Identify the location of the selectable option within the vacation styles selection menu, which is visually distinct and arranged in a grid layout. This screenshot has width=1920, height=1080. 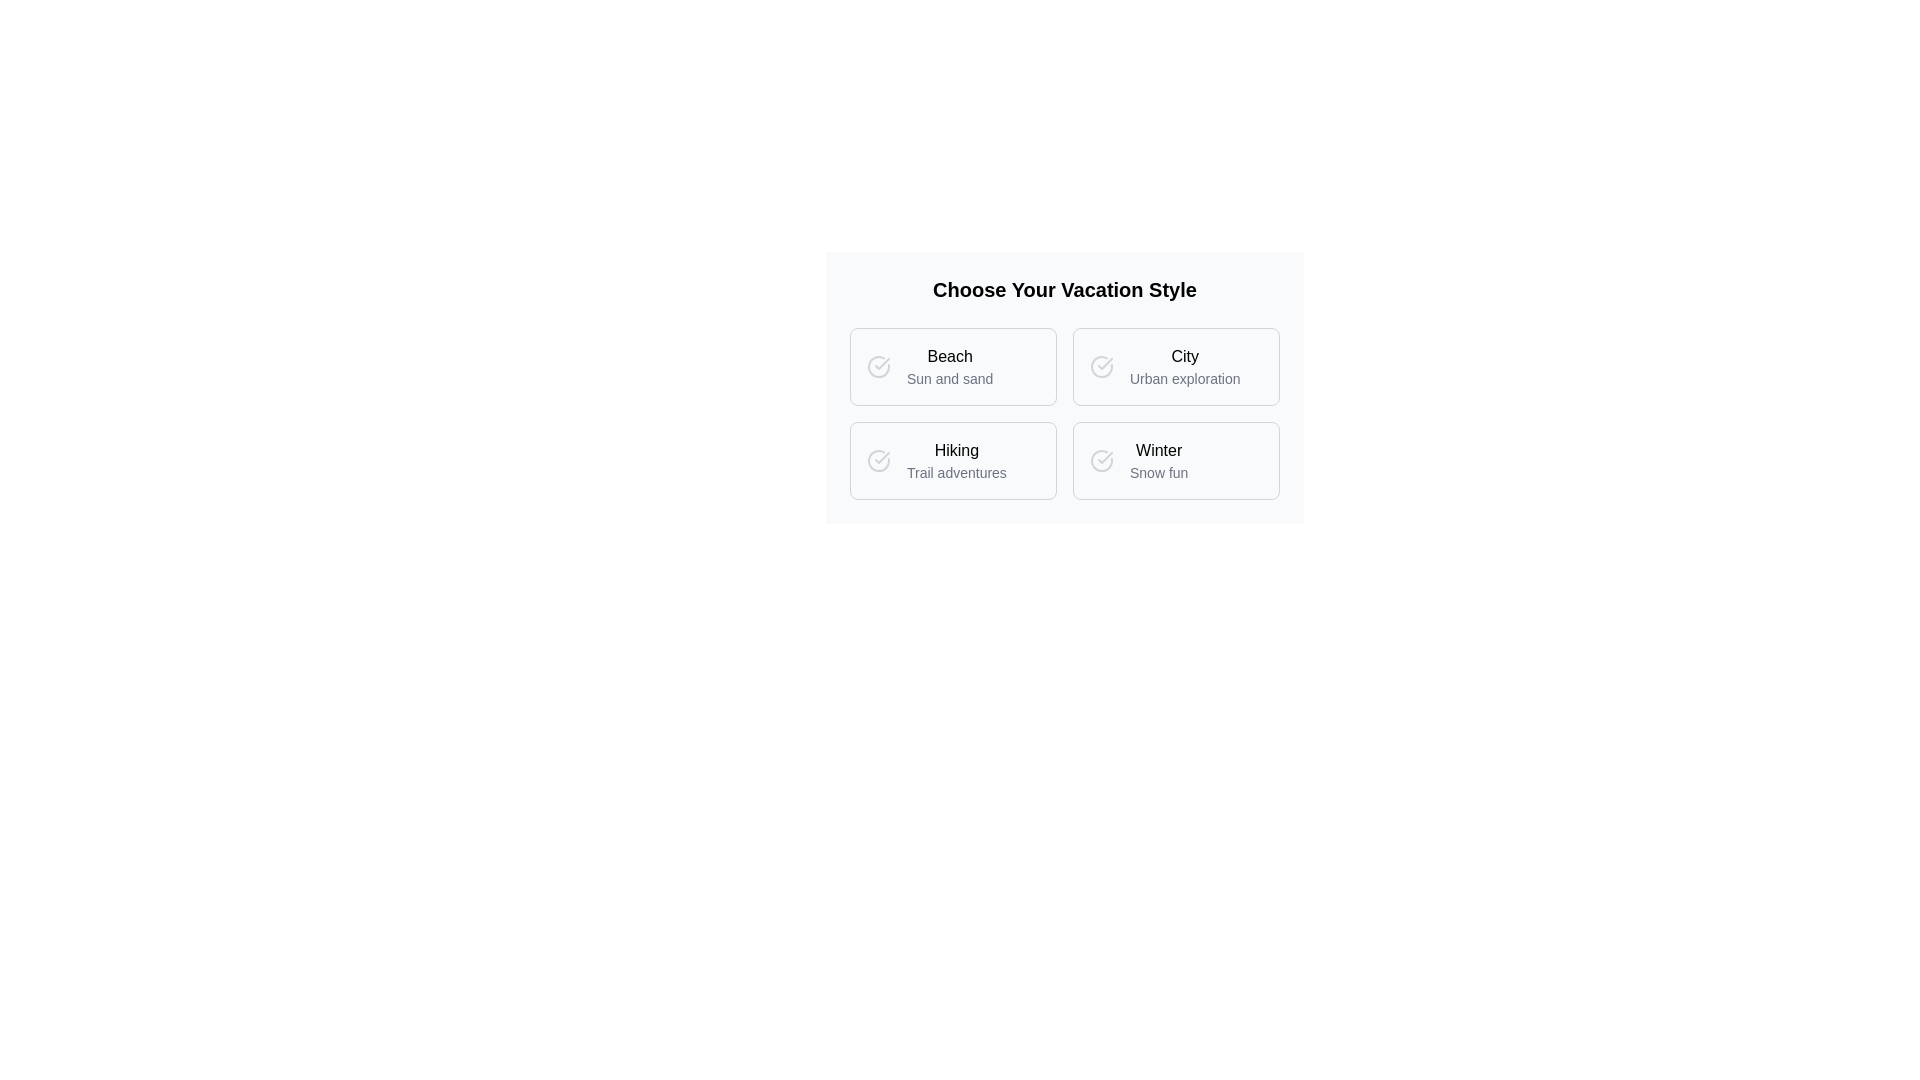
(1064, 388).